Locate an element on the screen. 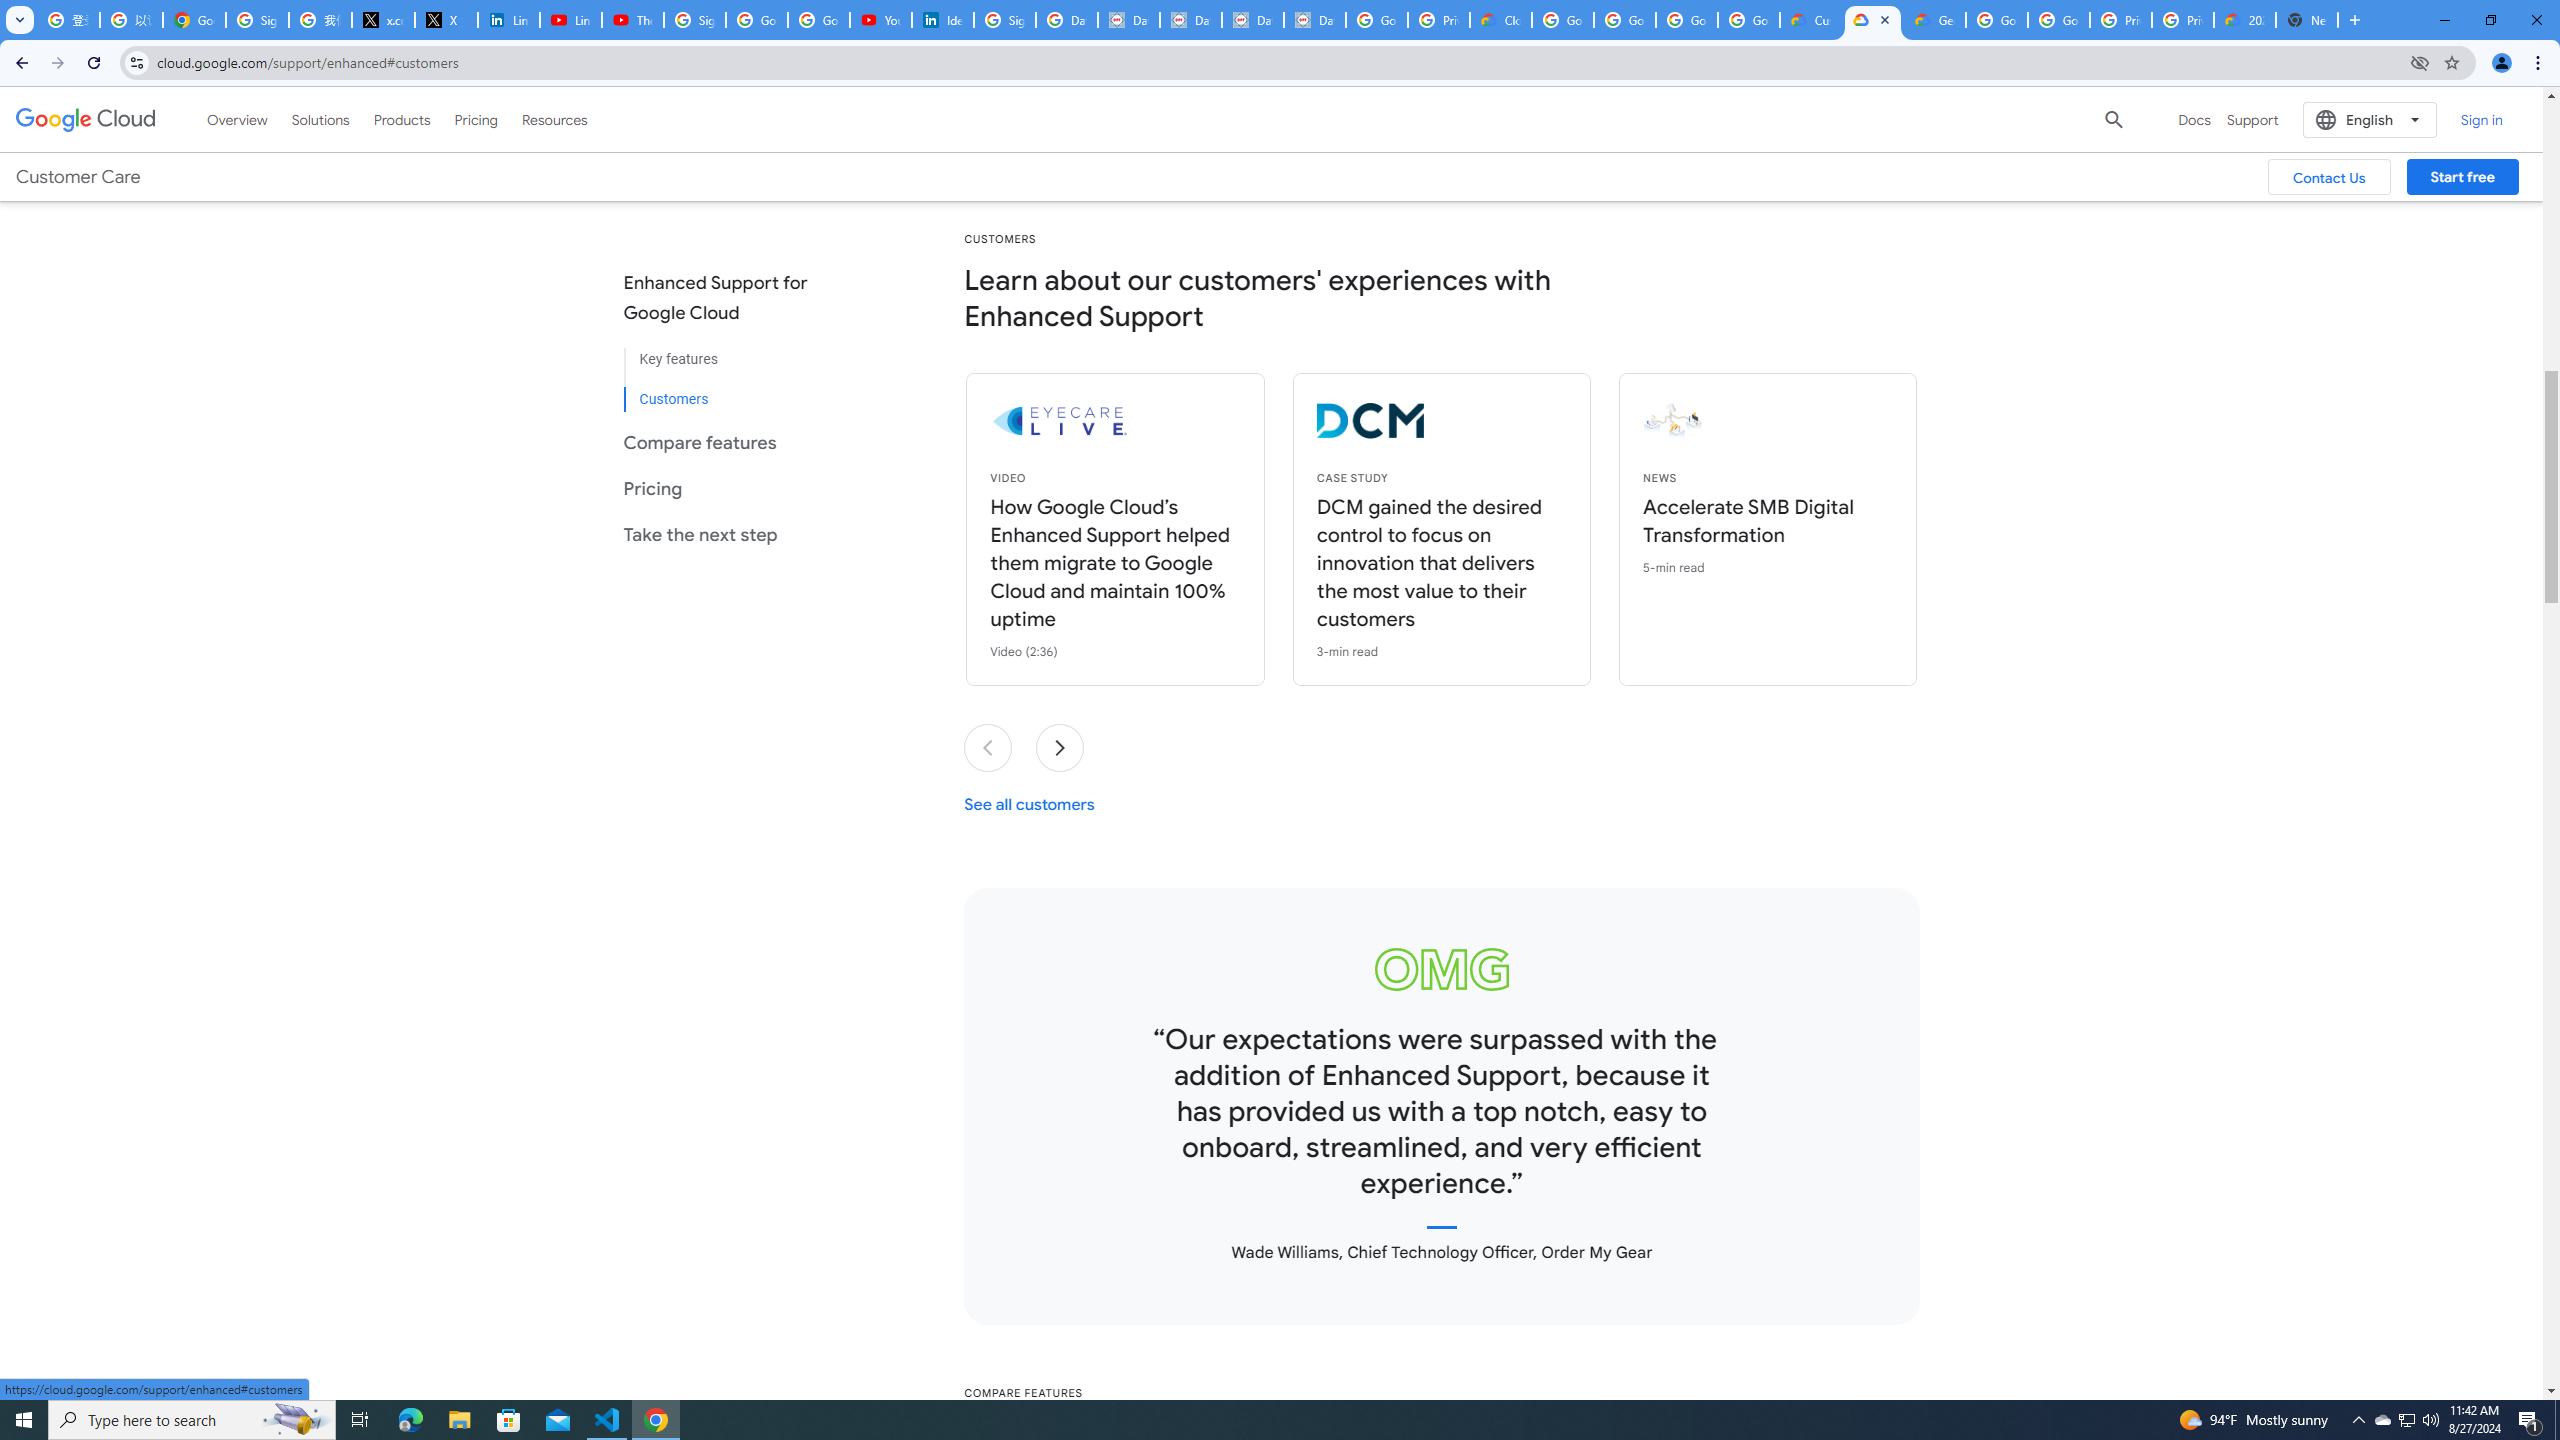  'Gemini for Business and Developers | Google Cloud' is located at coordinates (1933, 19).